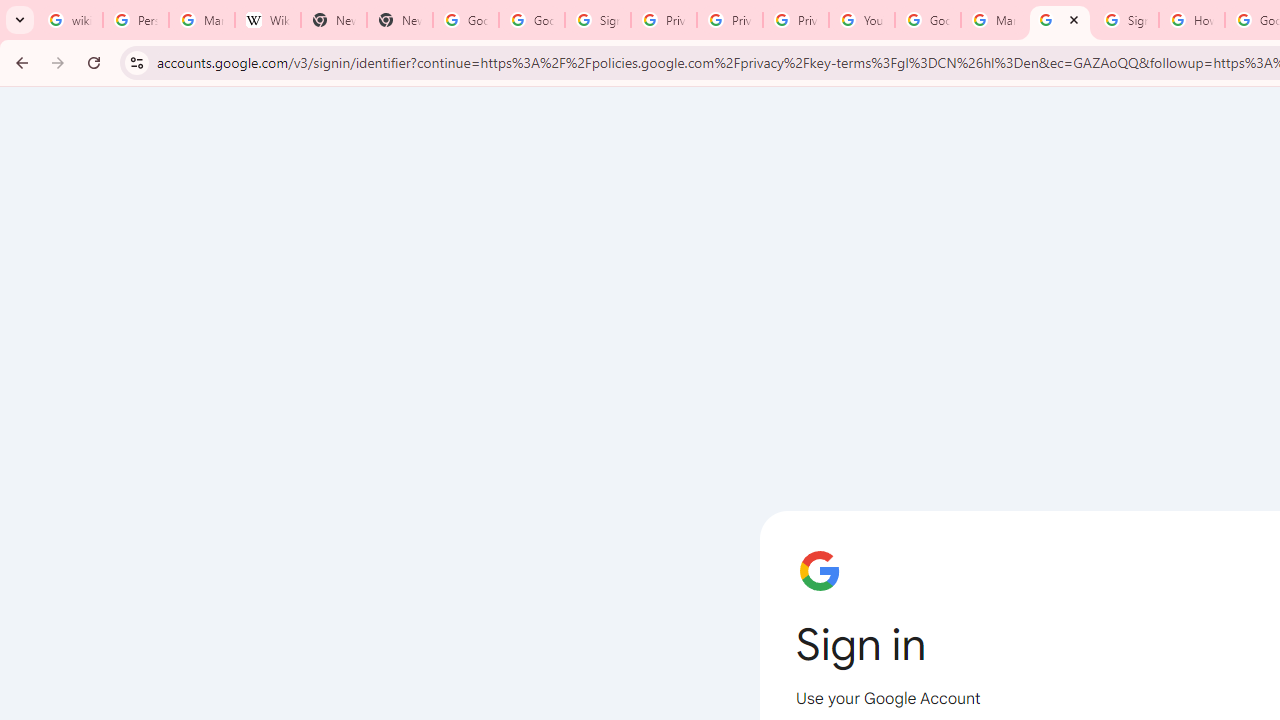  What do you see at coordinates (862, 20) in the screenshot?
I see `'YouTube'` at bounding box center [862, 20].